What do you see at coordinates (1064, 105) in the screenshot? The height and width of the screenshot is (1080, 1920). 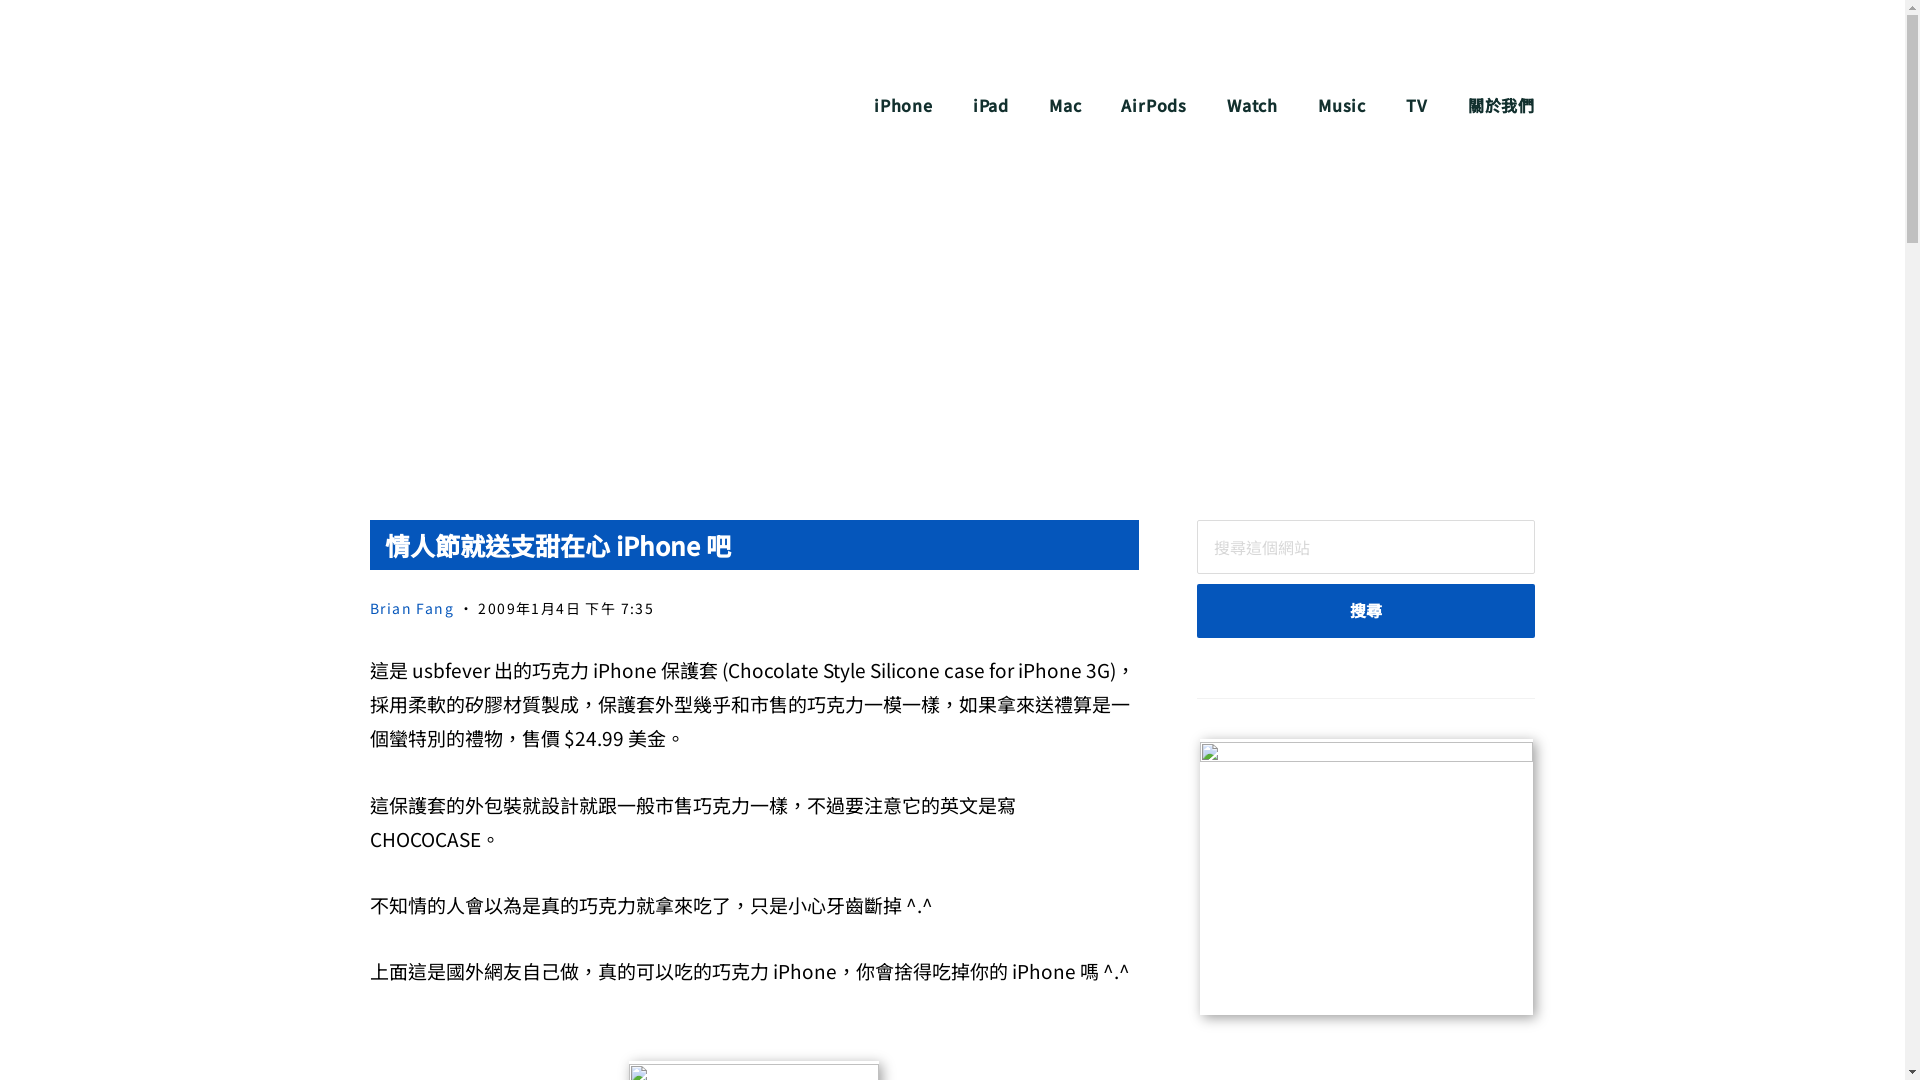 I see `'Mac'` at bounding box center [1064, 105].